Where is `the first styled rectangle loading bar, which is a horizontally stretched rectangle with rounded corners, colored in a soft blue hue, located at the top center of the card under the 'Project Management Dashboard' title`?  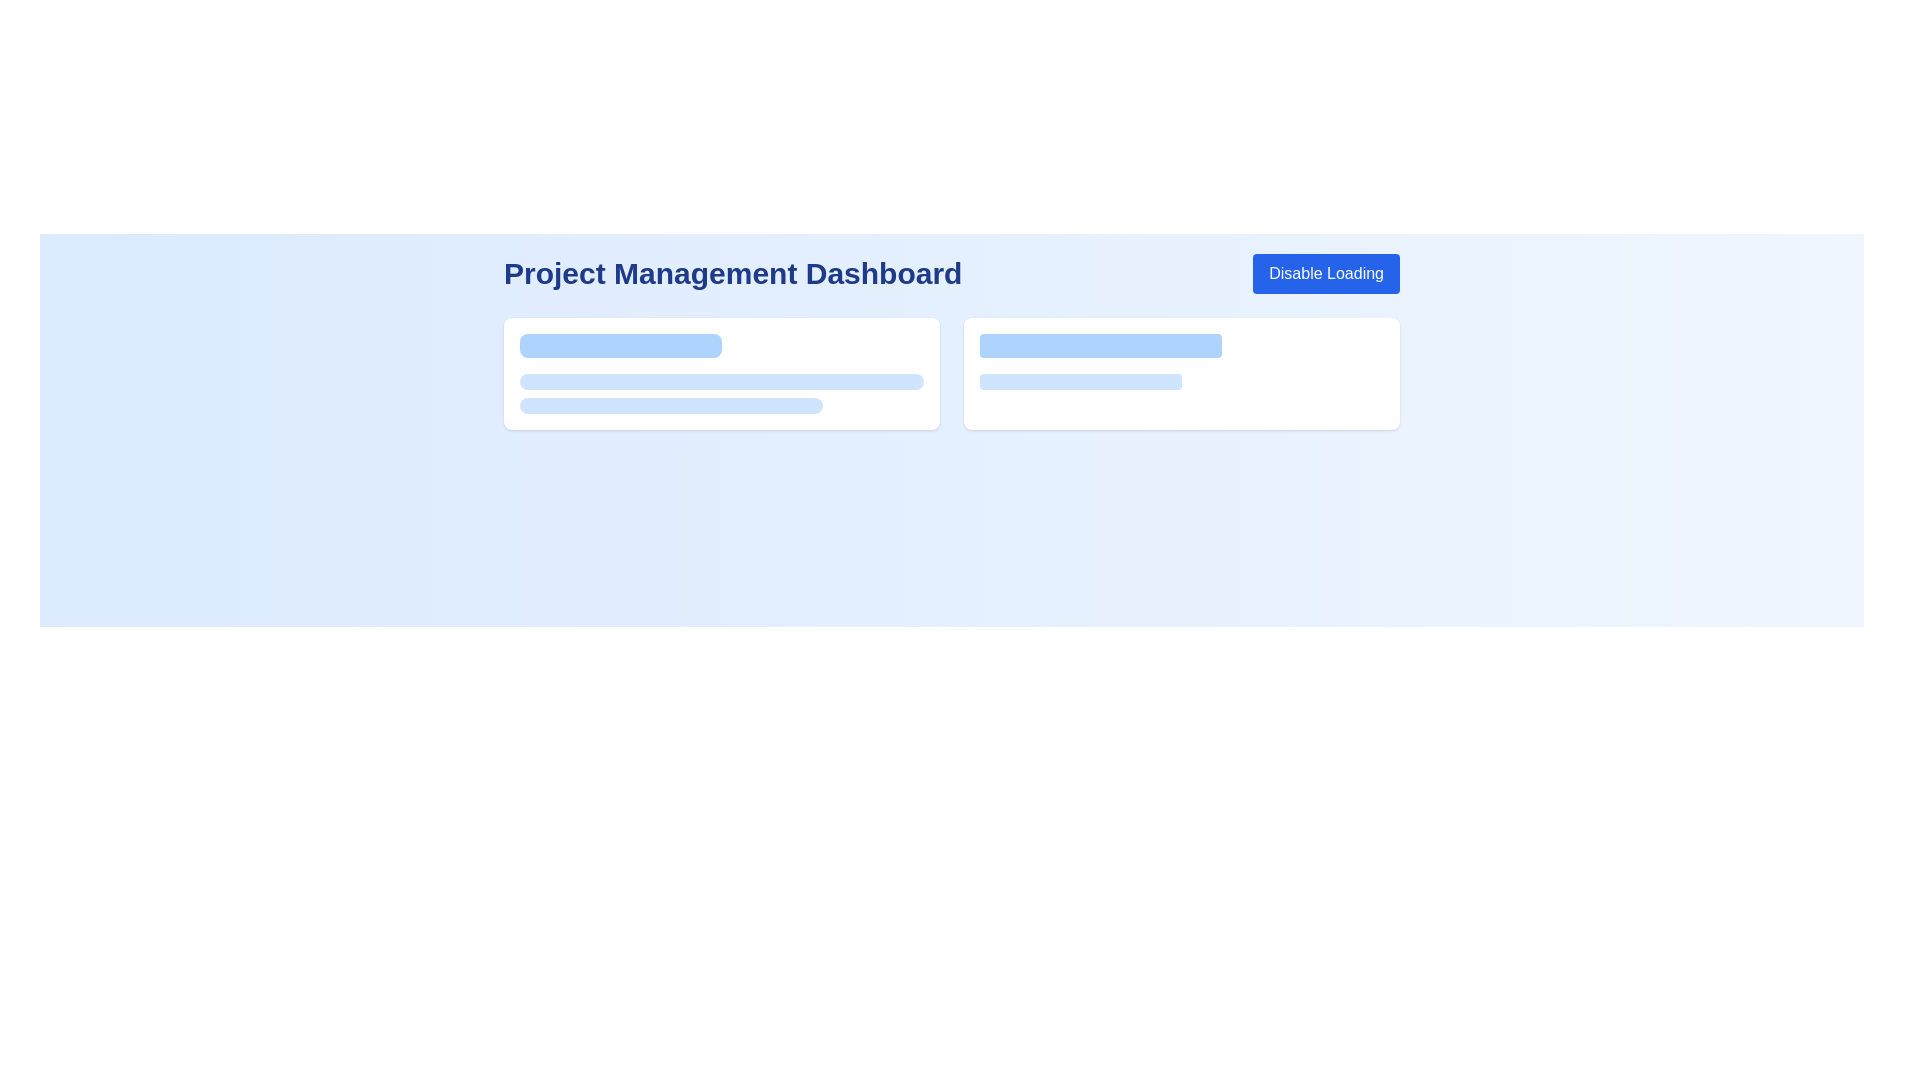
the first styled rectangle loading bar, which is a horizontally stretched rectangle with rounded corners, colored in a soft blue hue, located at the top center of the card under the 'Project Management Dashboard' title is located at coordinates (619, 345).